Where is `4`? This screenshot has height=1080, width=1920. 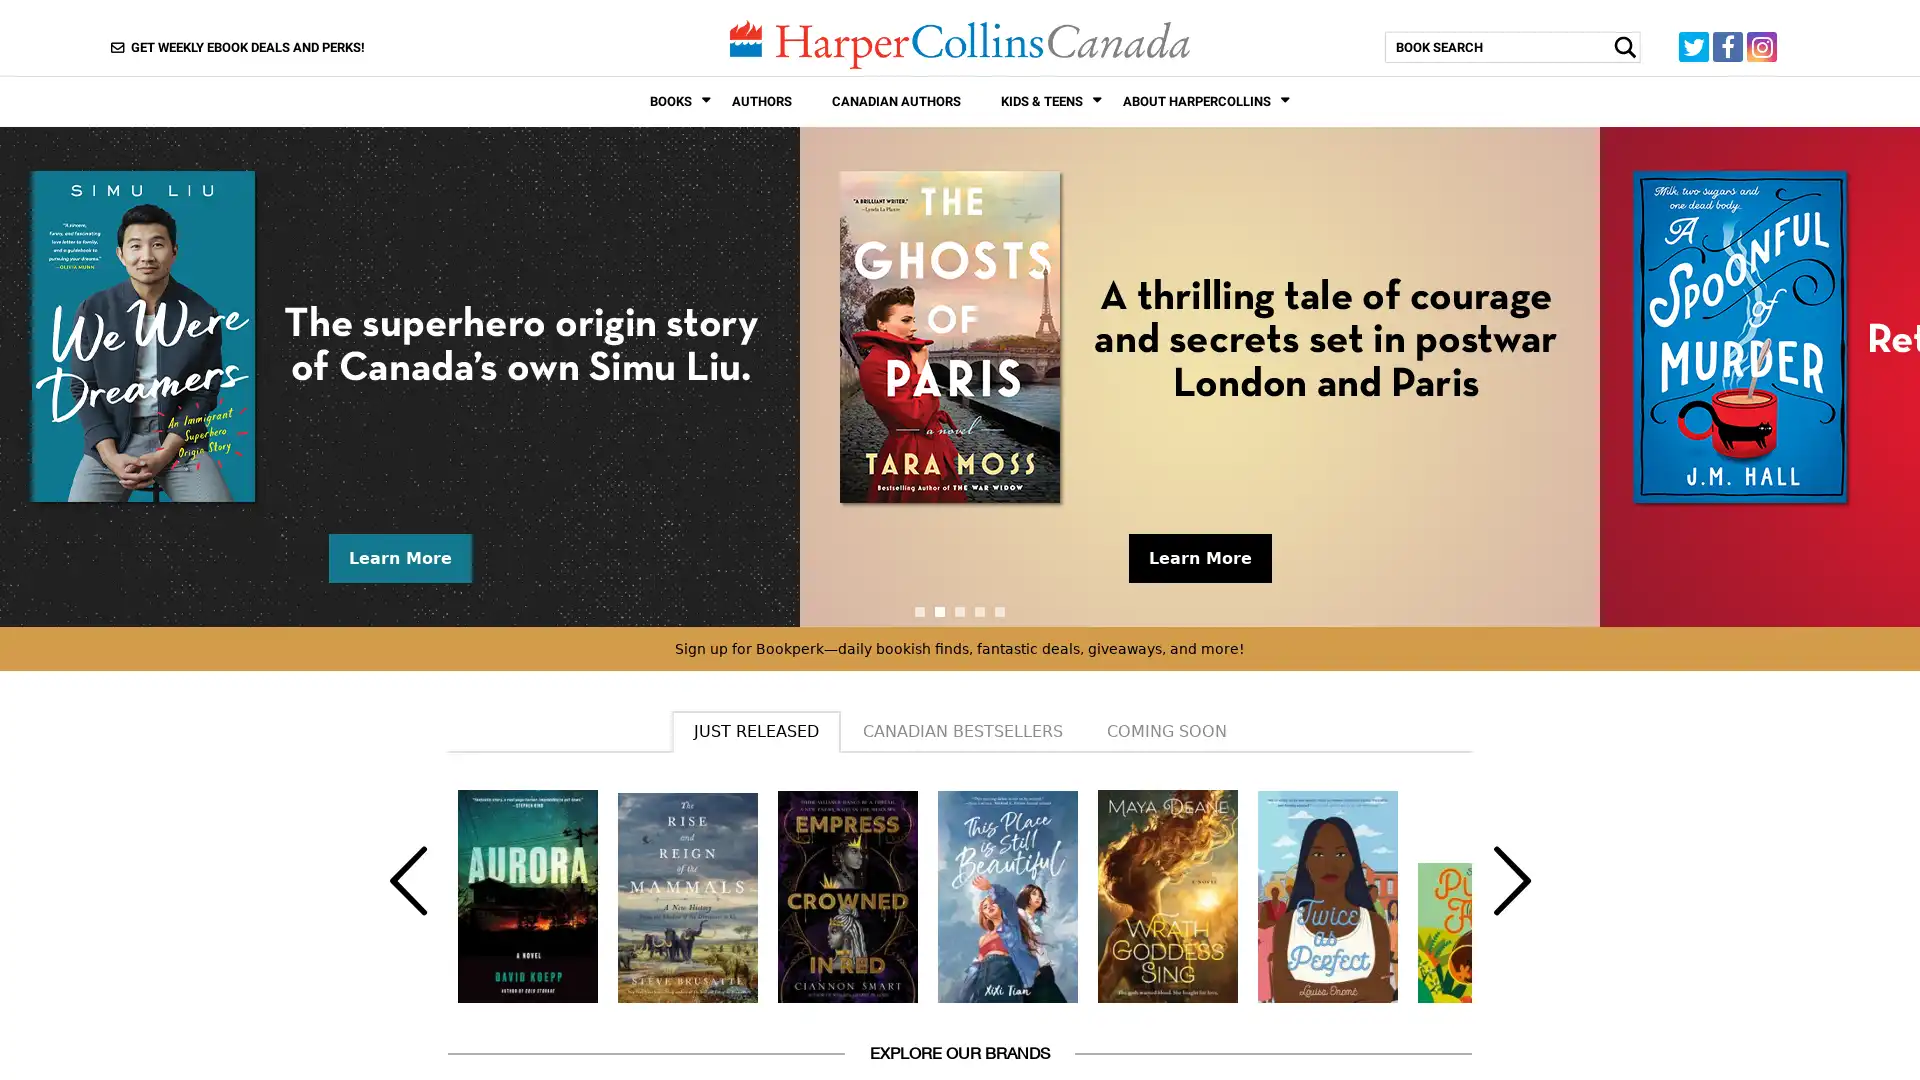 4 is located at coordinates (979, 609).